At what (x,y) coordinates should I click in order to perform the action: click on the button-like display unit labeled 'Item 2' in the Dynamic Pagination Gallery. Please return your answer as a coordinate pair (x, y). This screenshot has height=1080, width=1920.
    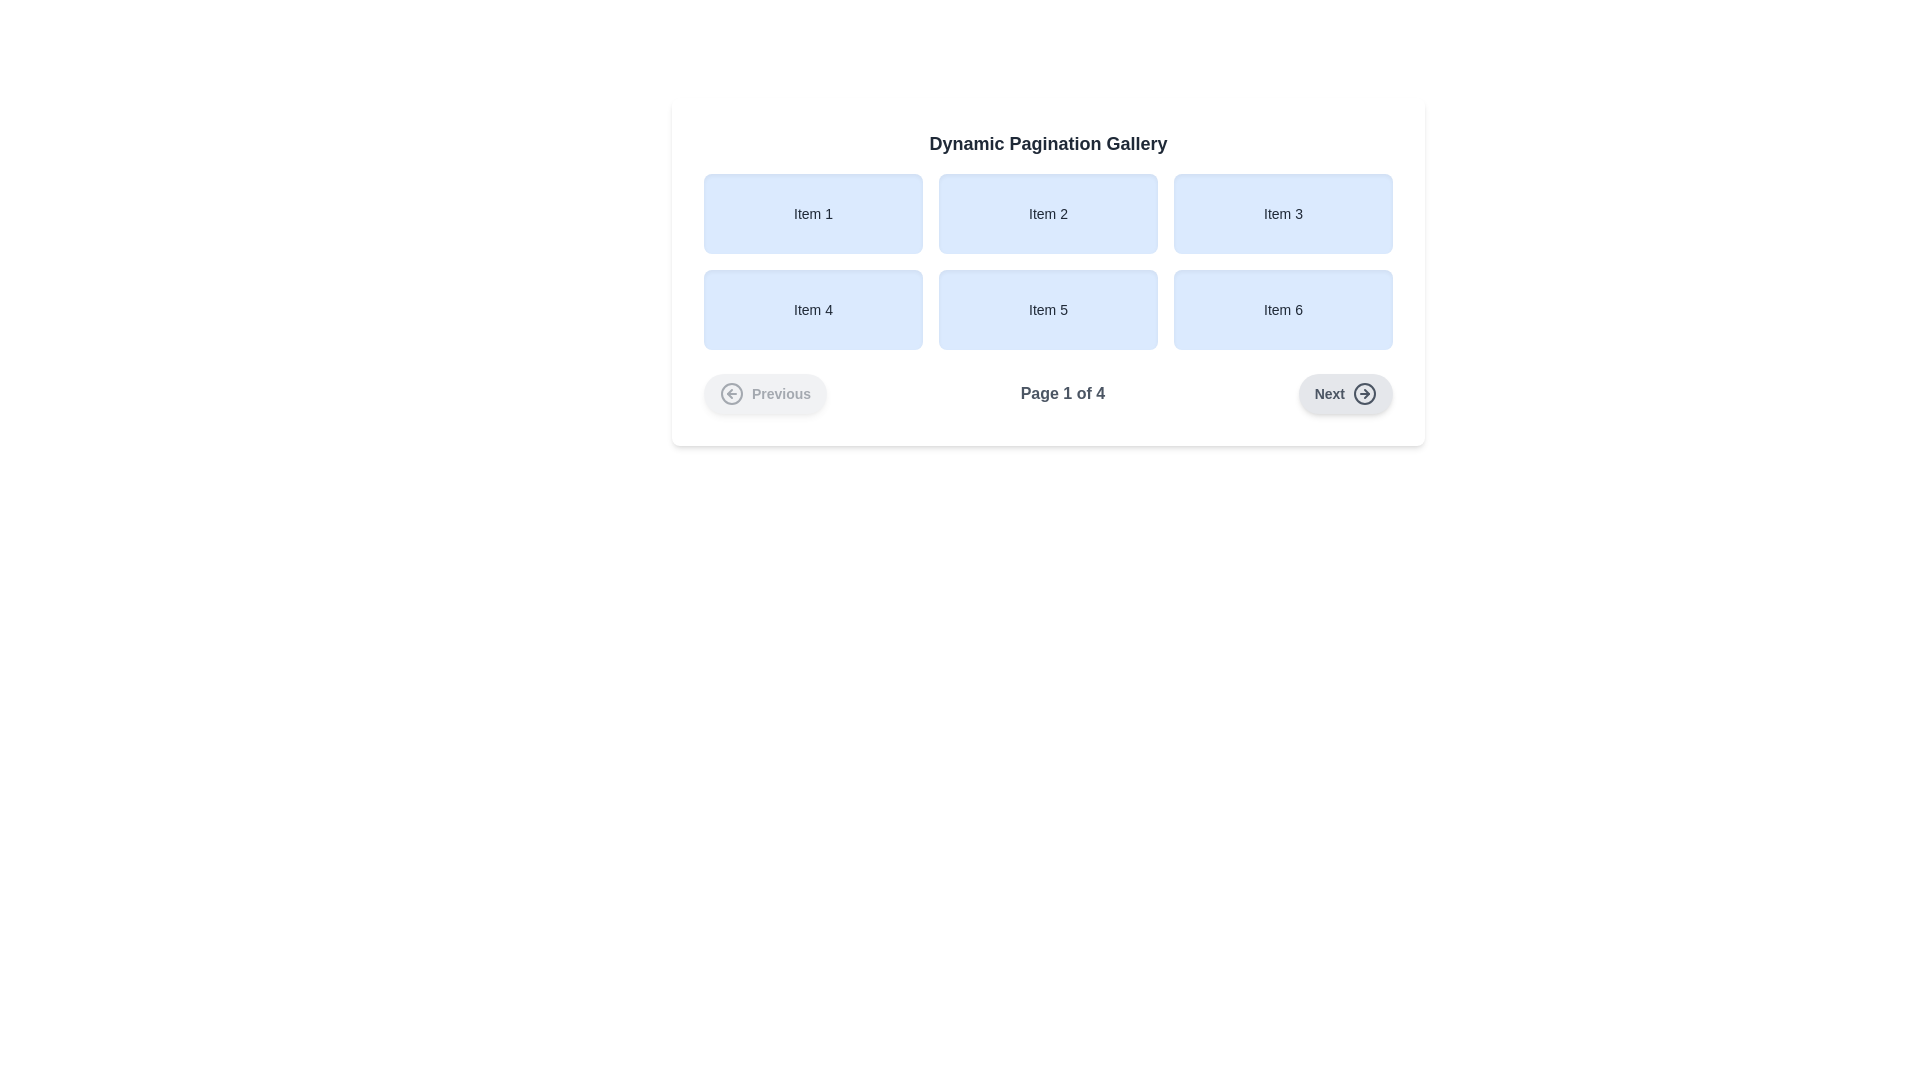
    Looking at the image, I should click on (1047, 213).